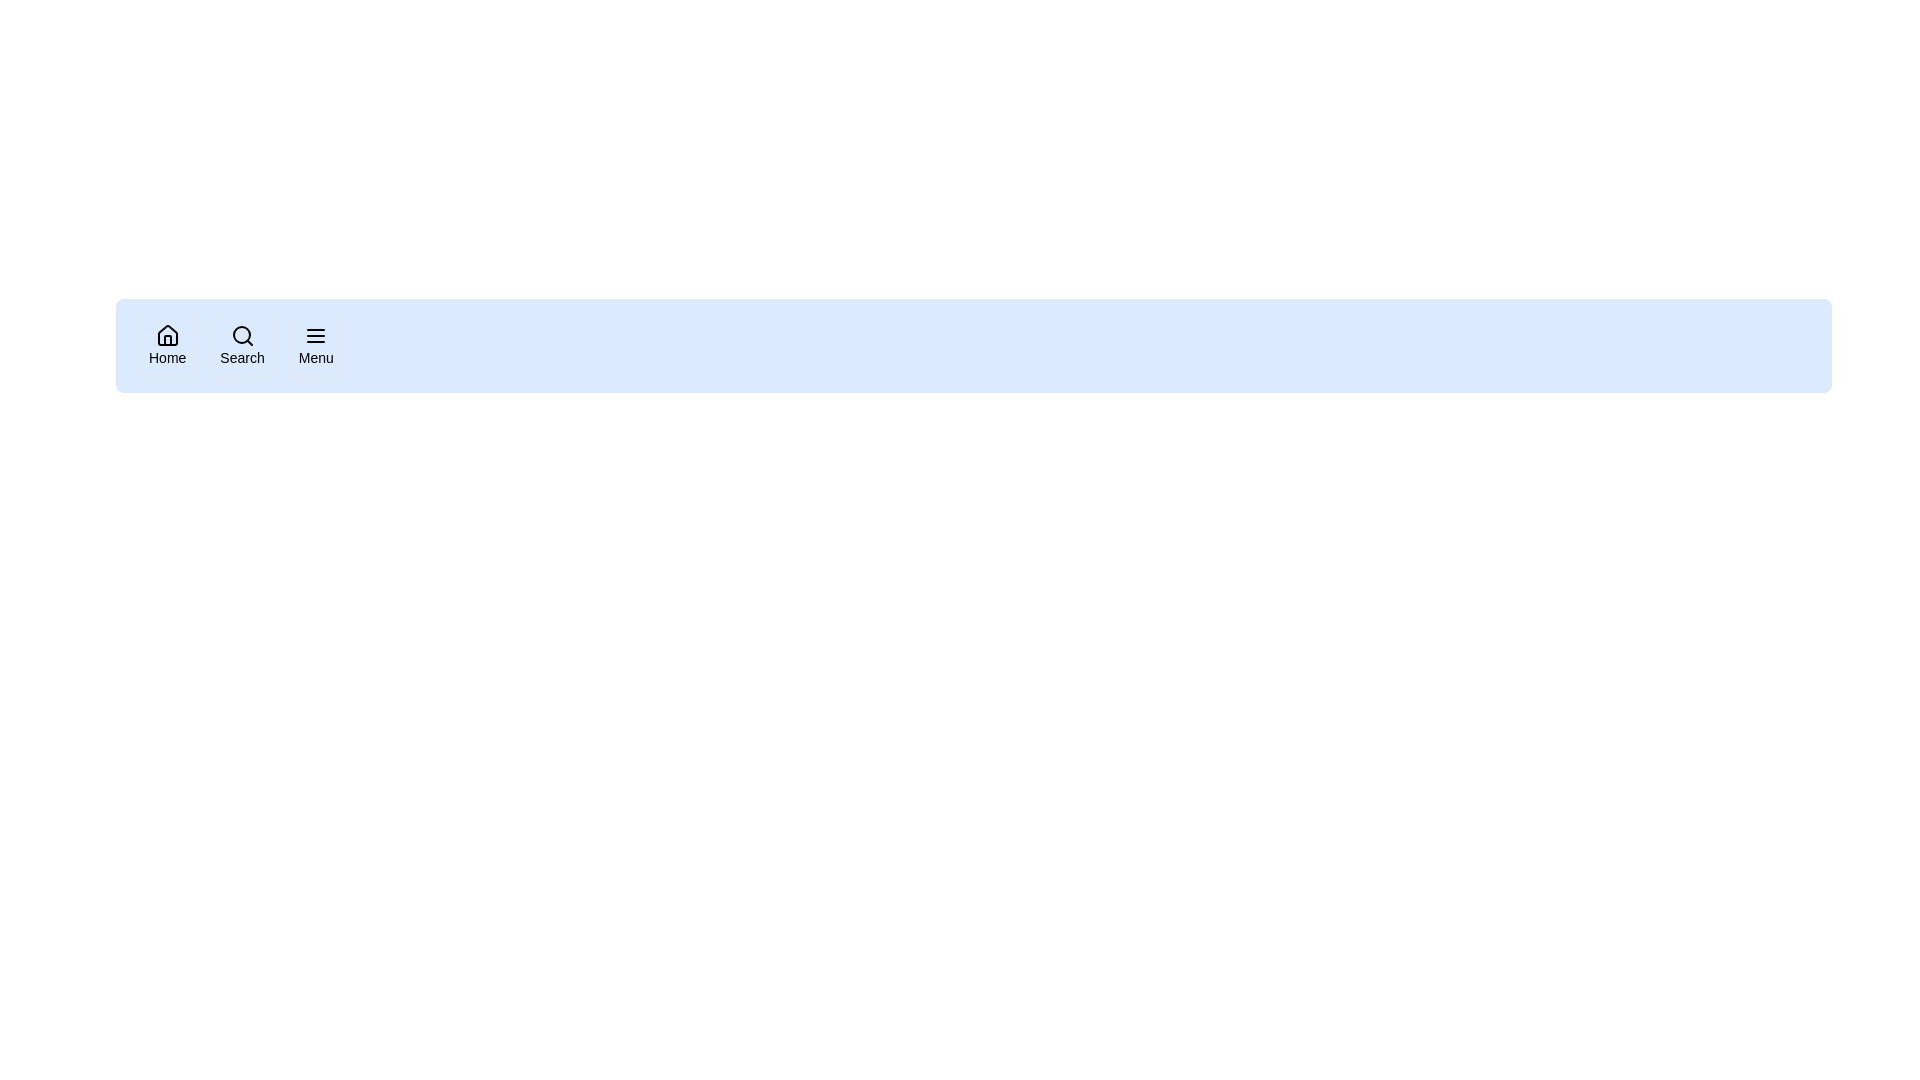 This screenshot has height=1080, width=1920. I want to click on the text label that serves as a description for the menu button, located below the corresponding icon in the navigation bar, so click(315, 357).